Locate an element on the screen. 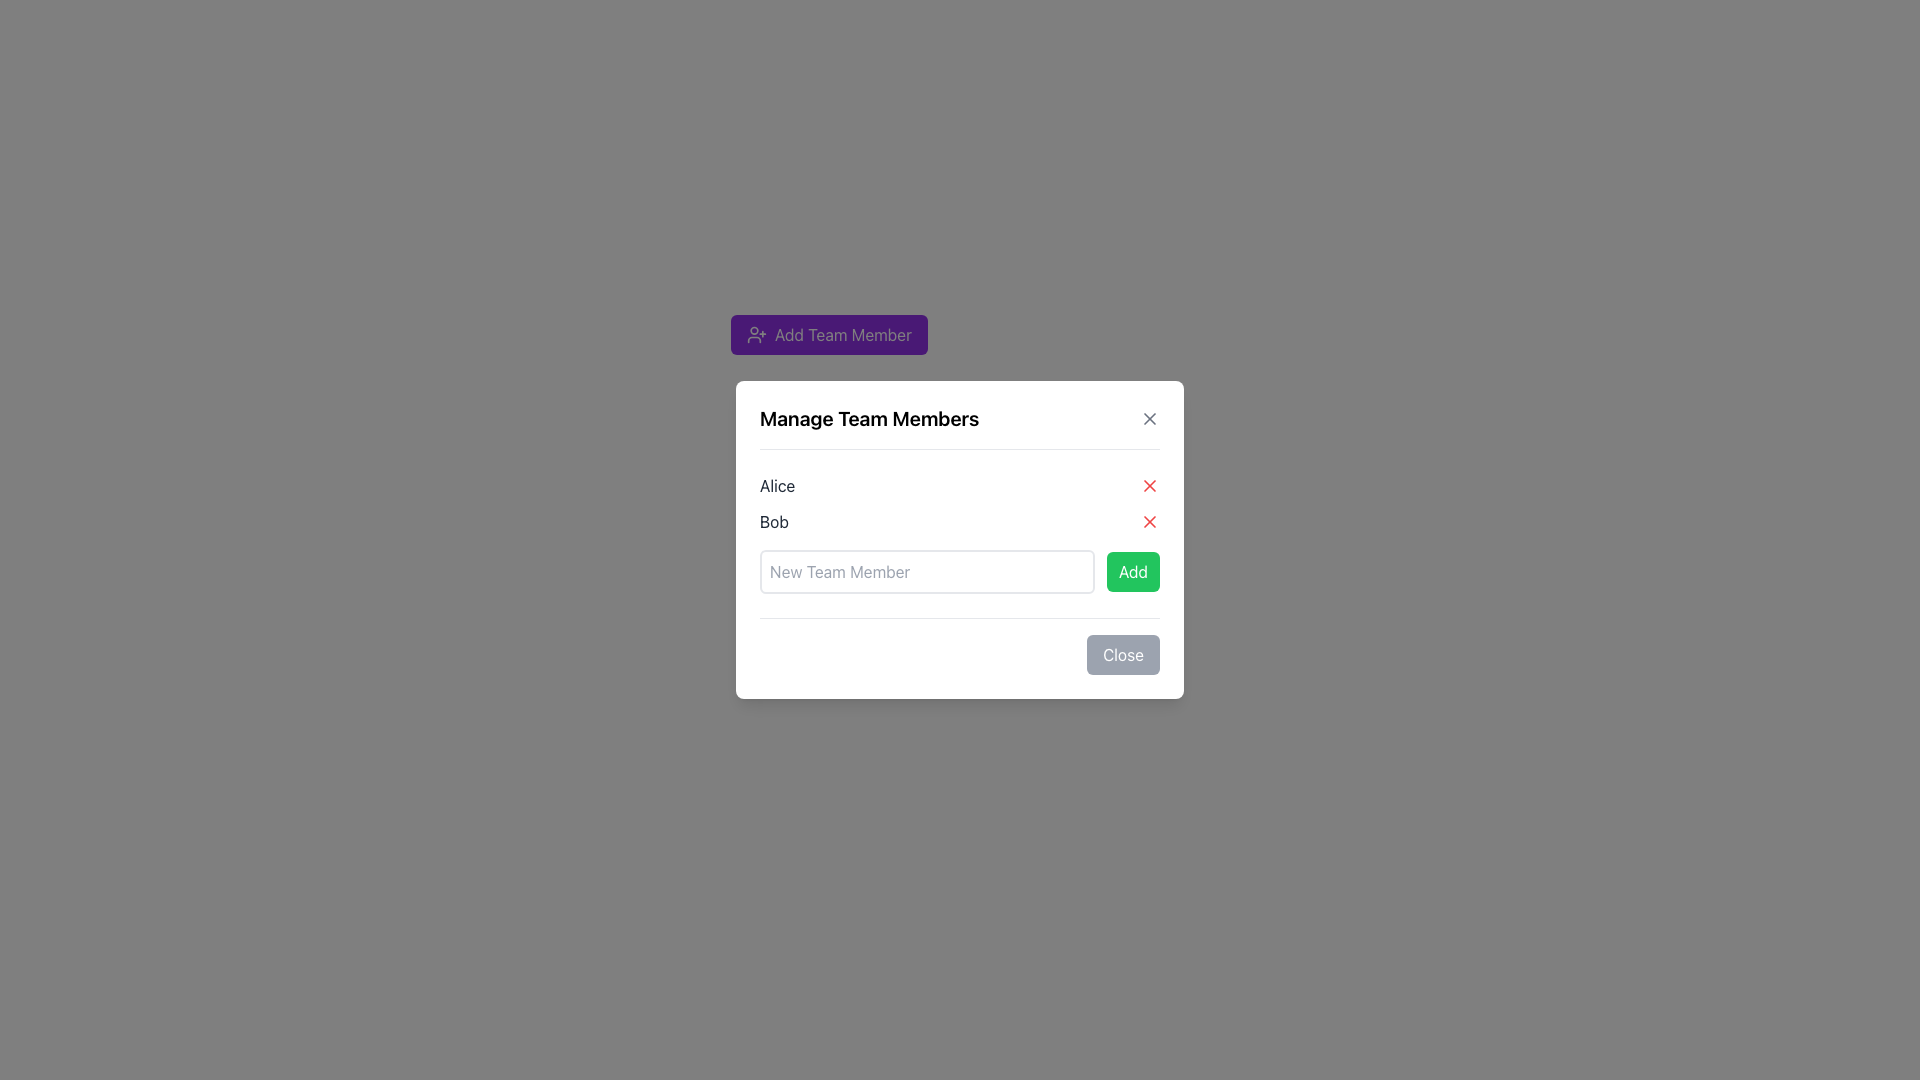 Image resolution: width=1920 pixels, height=1080 pixels. the red 'X' icon button located to the far right of the row containing the name 'Bob' in the 'Manage Team Members' modal to change its color is located at coordinates (1150, 520).